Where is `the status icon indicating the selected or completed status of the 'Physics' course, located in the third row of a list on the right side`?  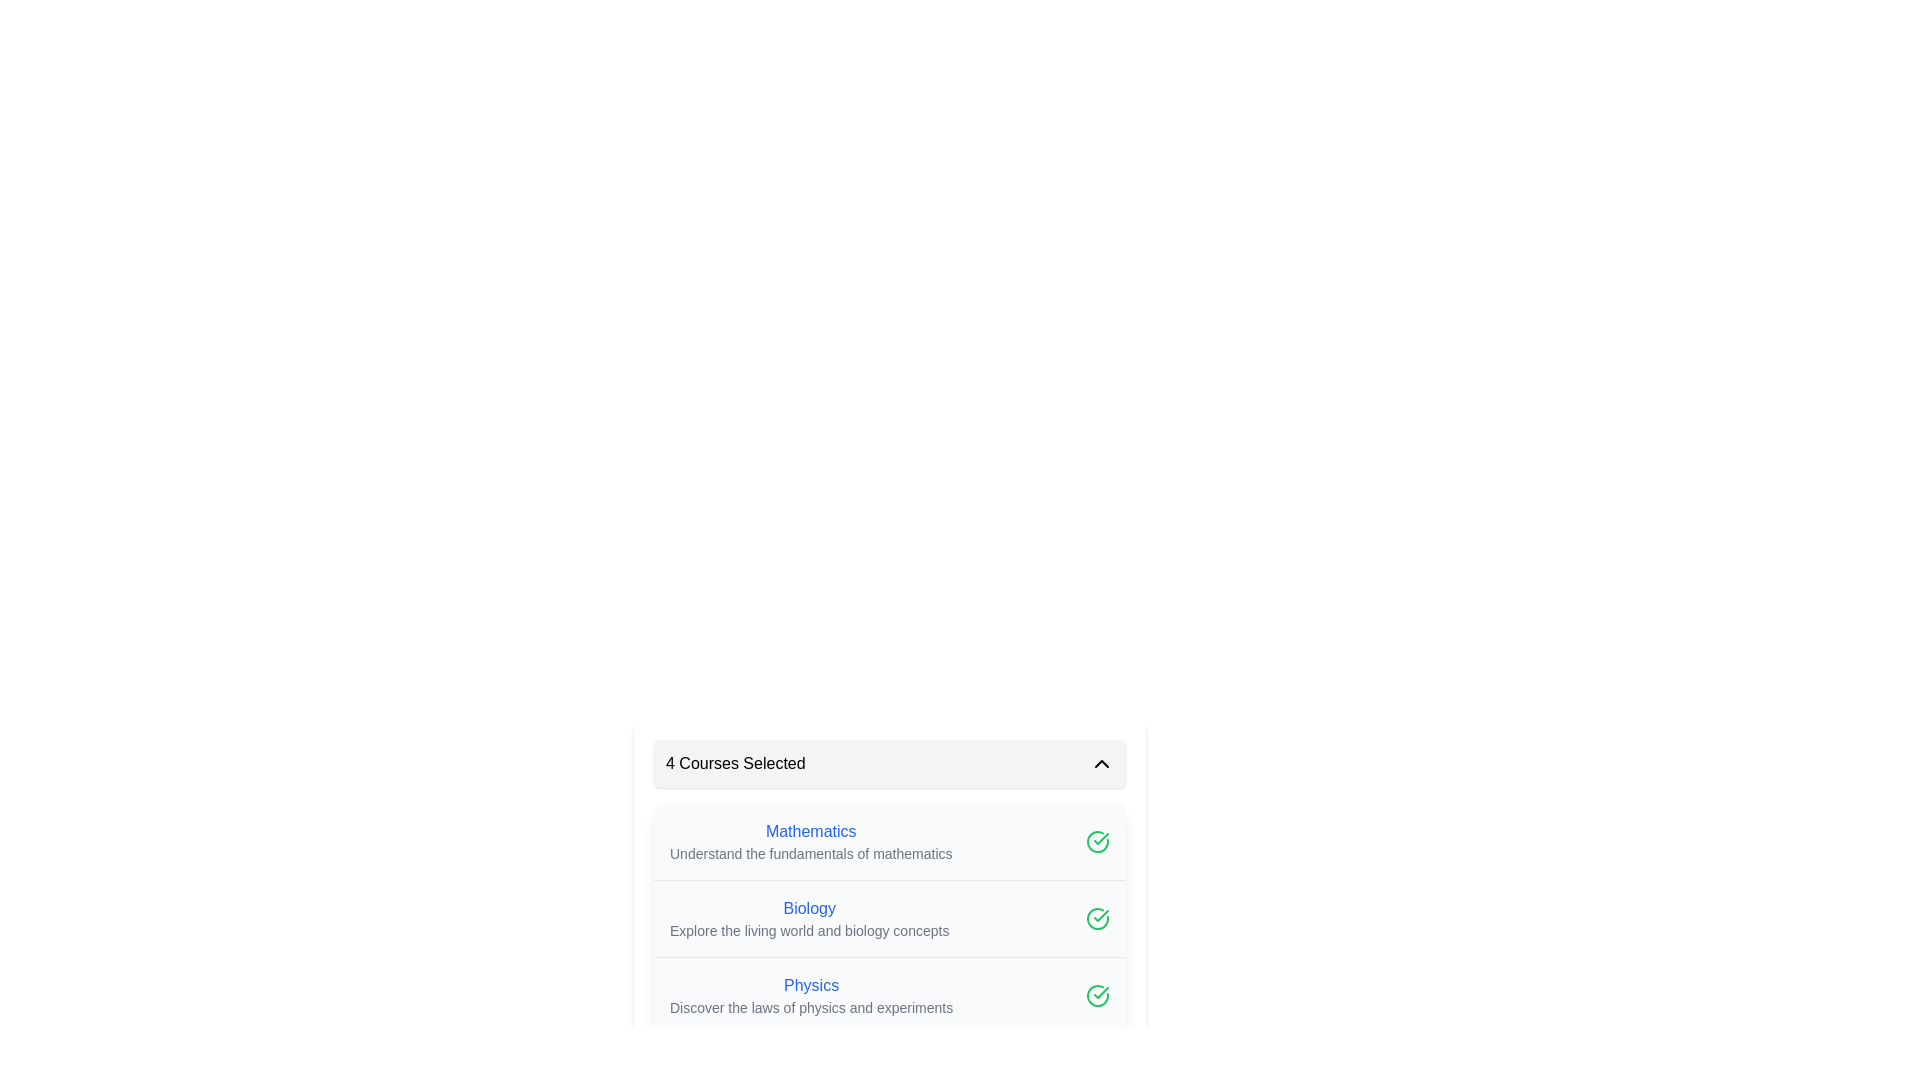 the status icon indicating the selected or completed status of the 'Physics' course, located in the third row of a list on the right side is located at coordinates (1100, 992).